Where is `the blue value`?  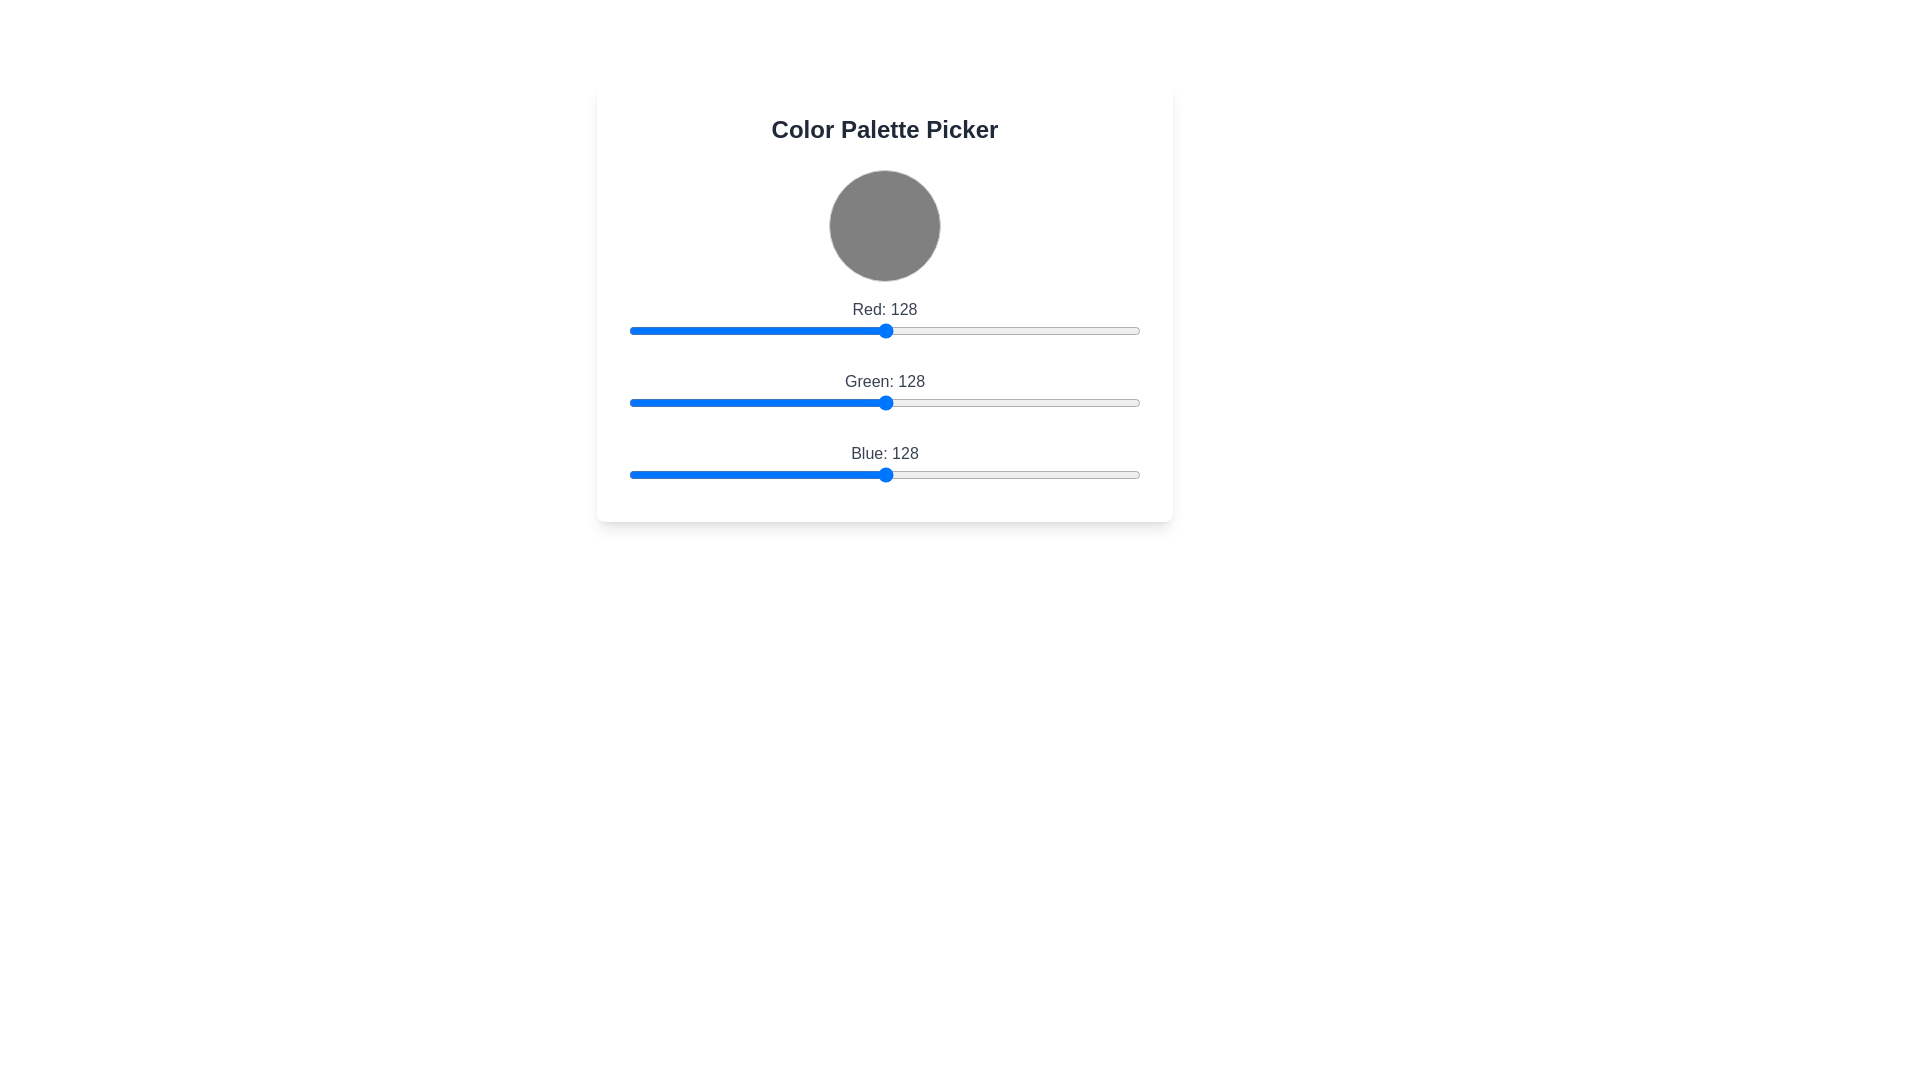 the blue value is located at coordinates (881, 474).